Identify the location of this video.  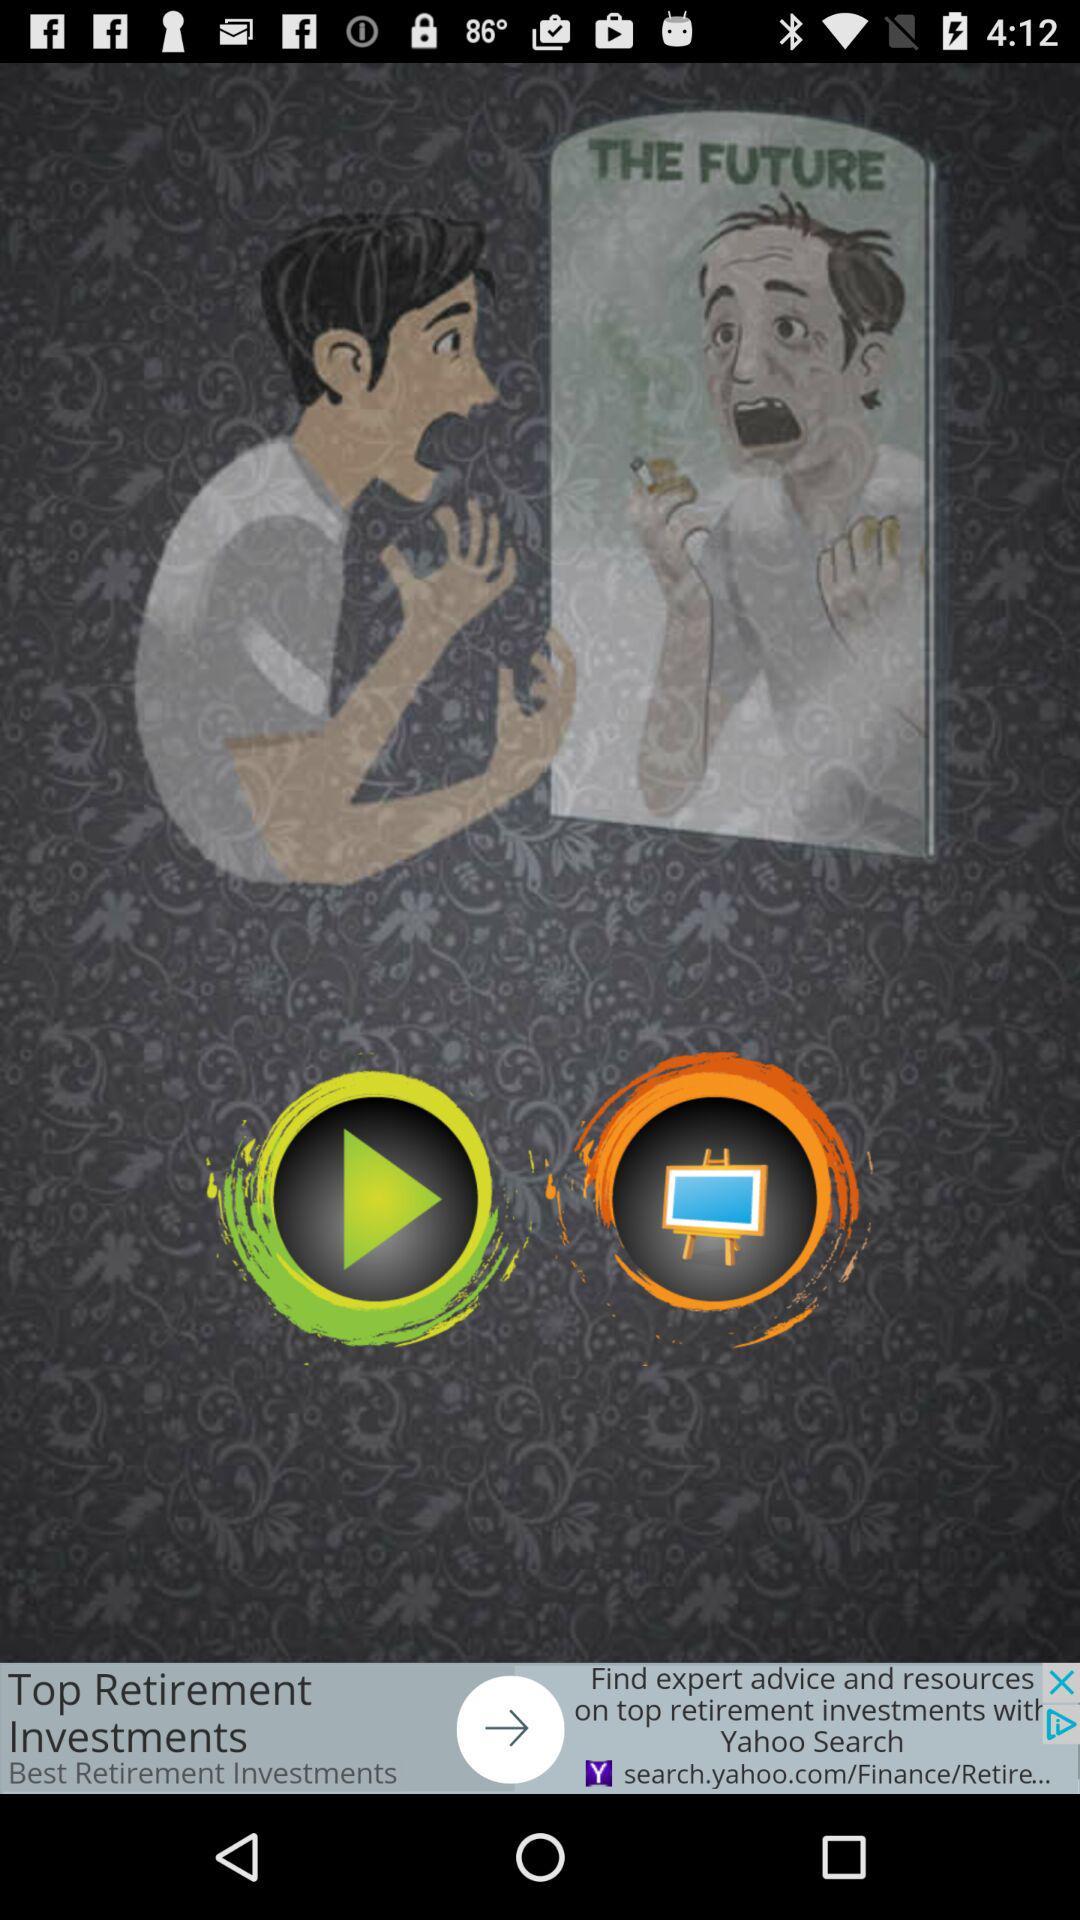
(370, 1208).